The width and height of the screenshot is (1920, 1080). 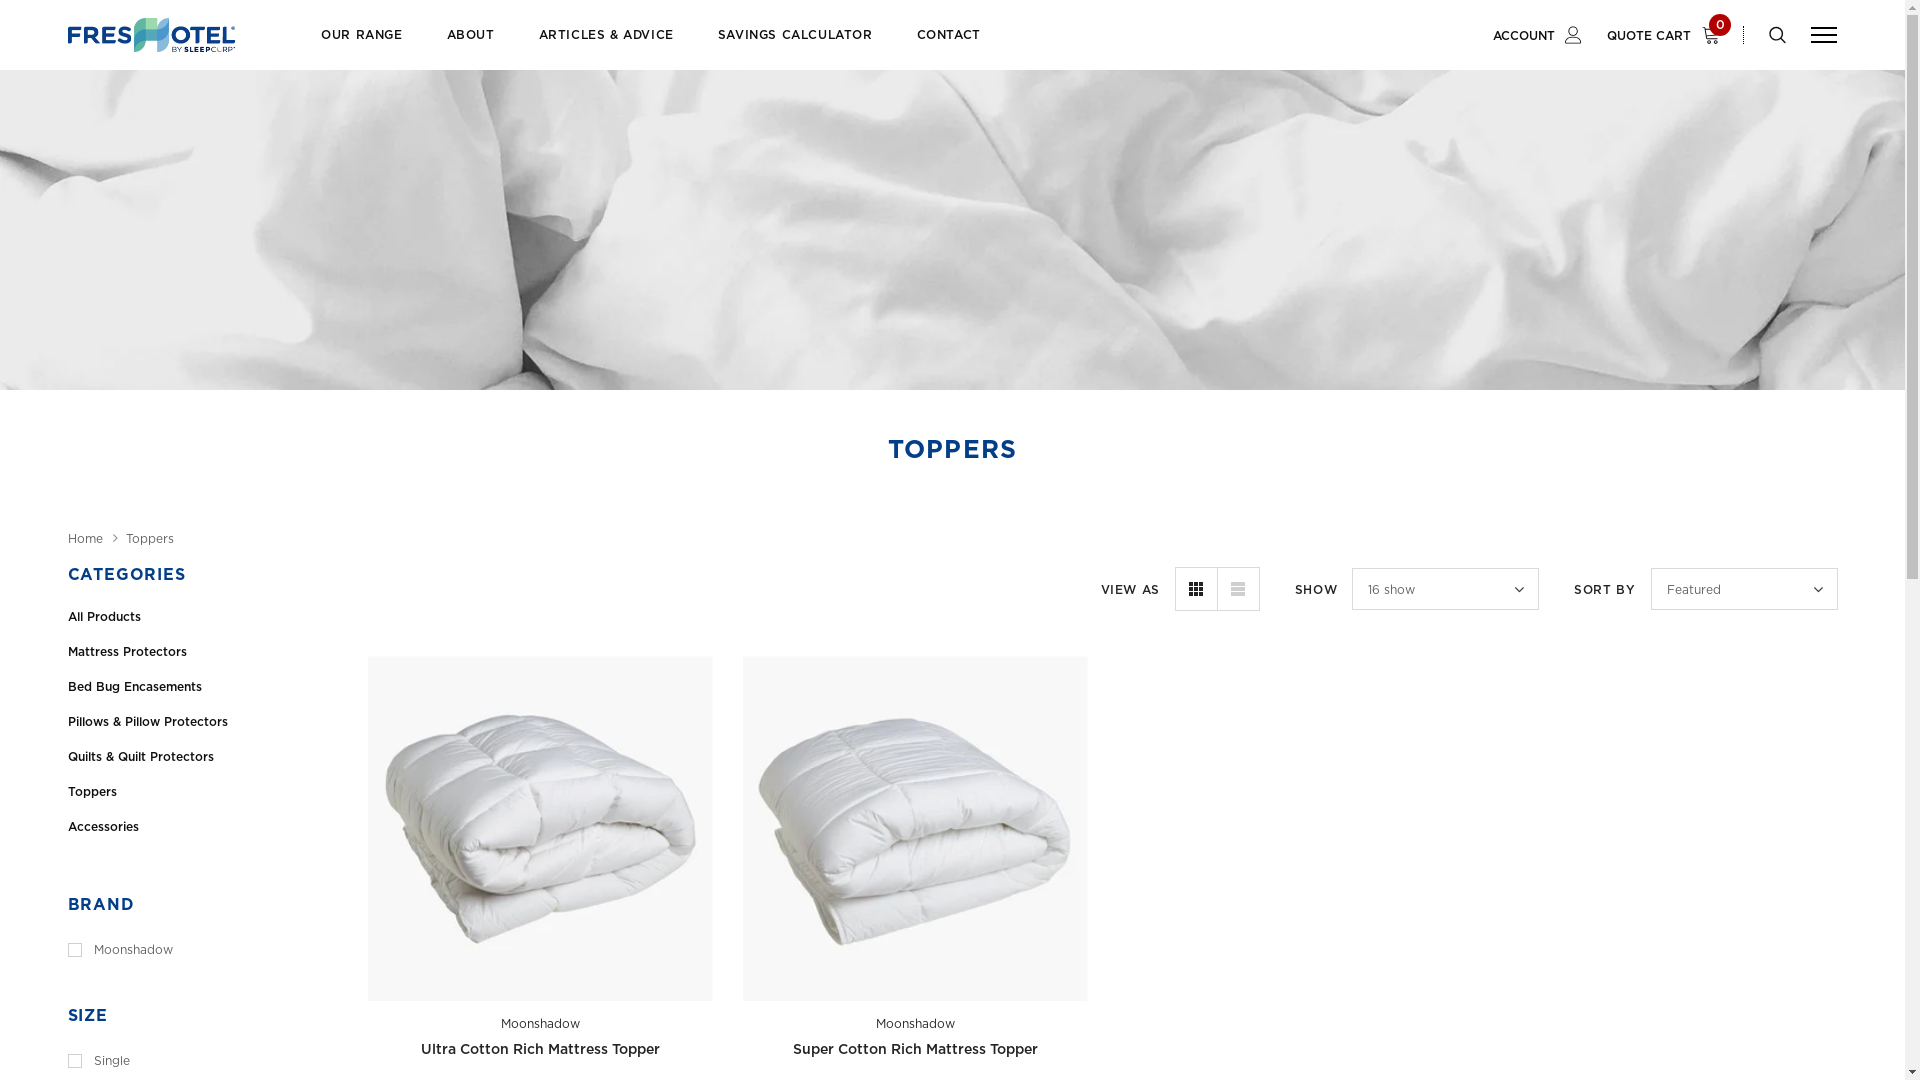 What do you see at coordinates (794, 45) in the screenshot?
I see `'SAVINGS CALCULATOR'` at bounding box center [794, 45].